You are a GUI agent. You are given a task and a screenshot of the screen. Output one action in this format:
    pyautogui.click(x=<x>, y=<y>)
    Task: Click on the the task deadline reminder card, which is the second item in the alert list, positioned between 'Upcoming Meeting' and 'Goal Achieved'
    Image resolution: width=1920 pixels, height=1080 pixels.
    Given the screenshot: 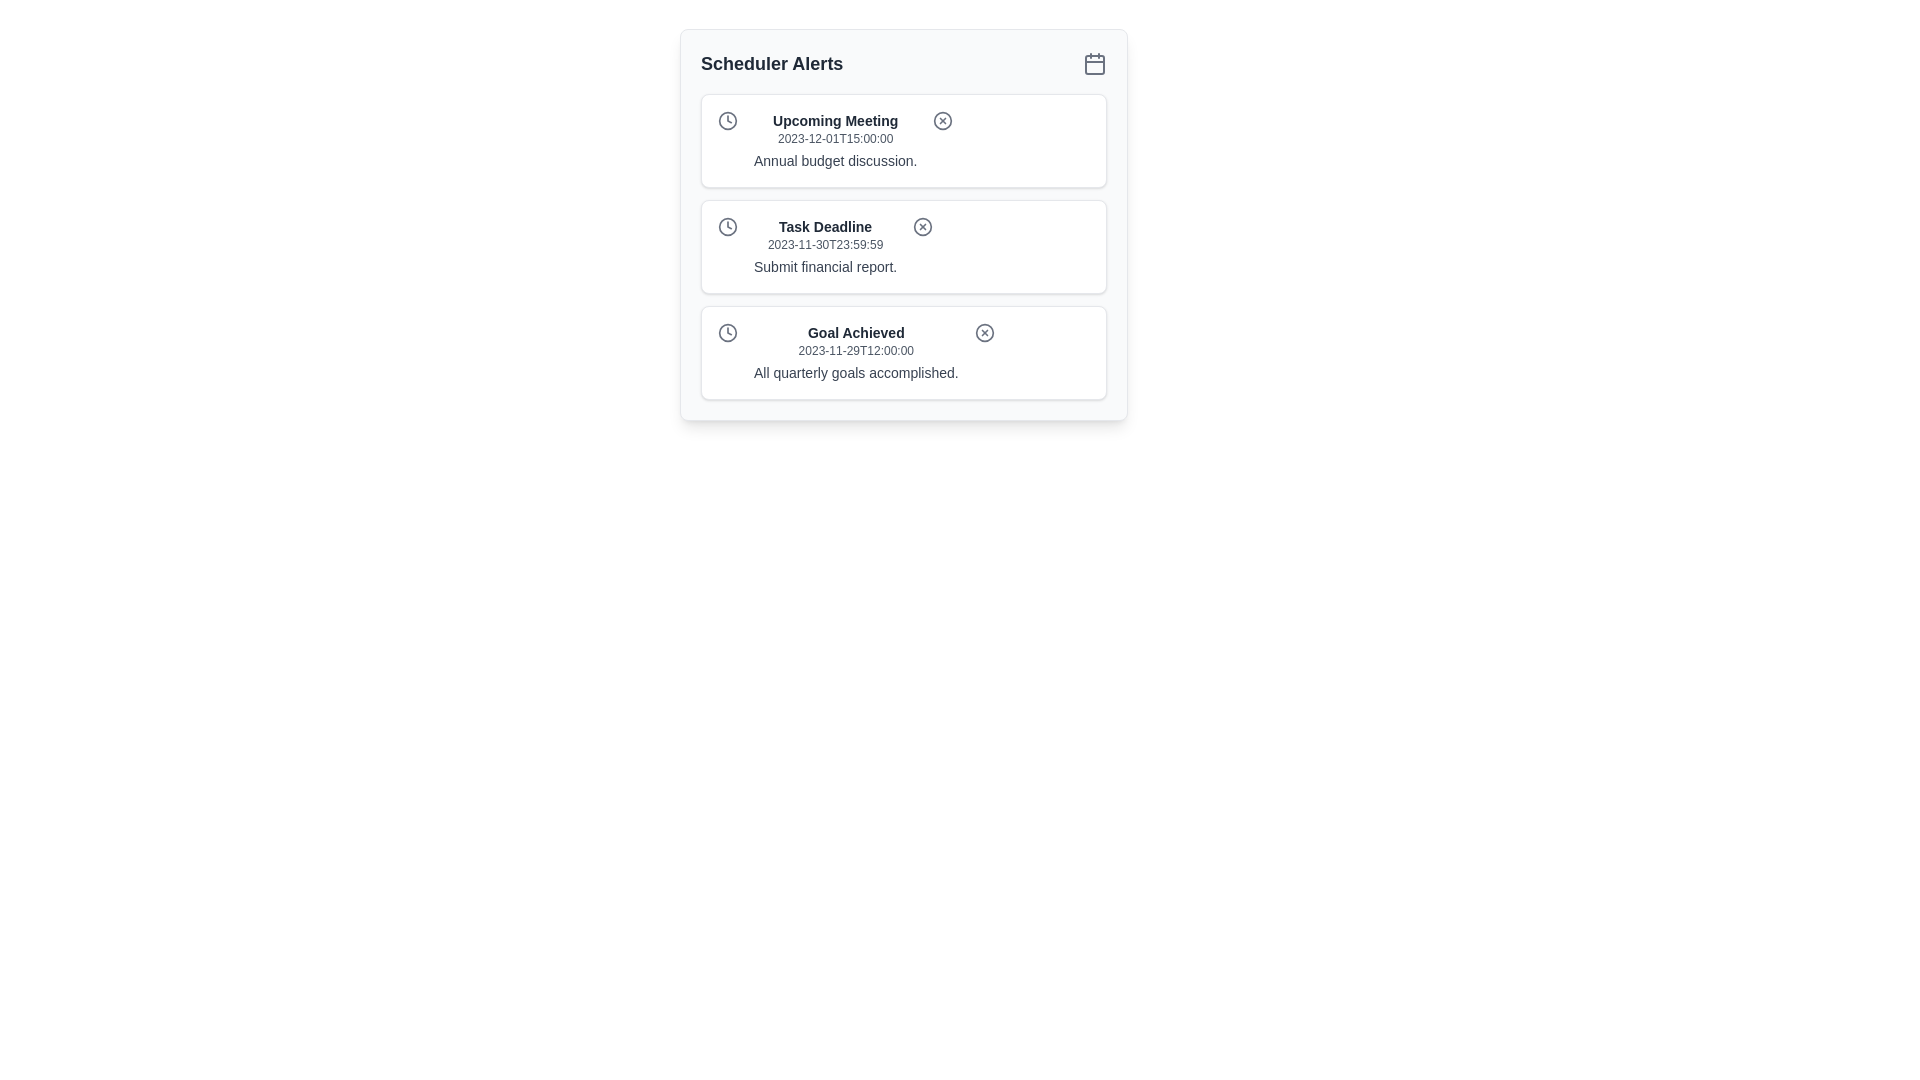 What is the action you would take?
    pyautogui.click(x=902, y=245)
    